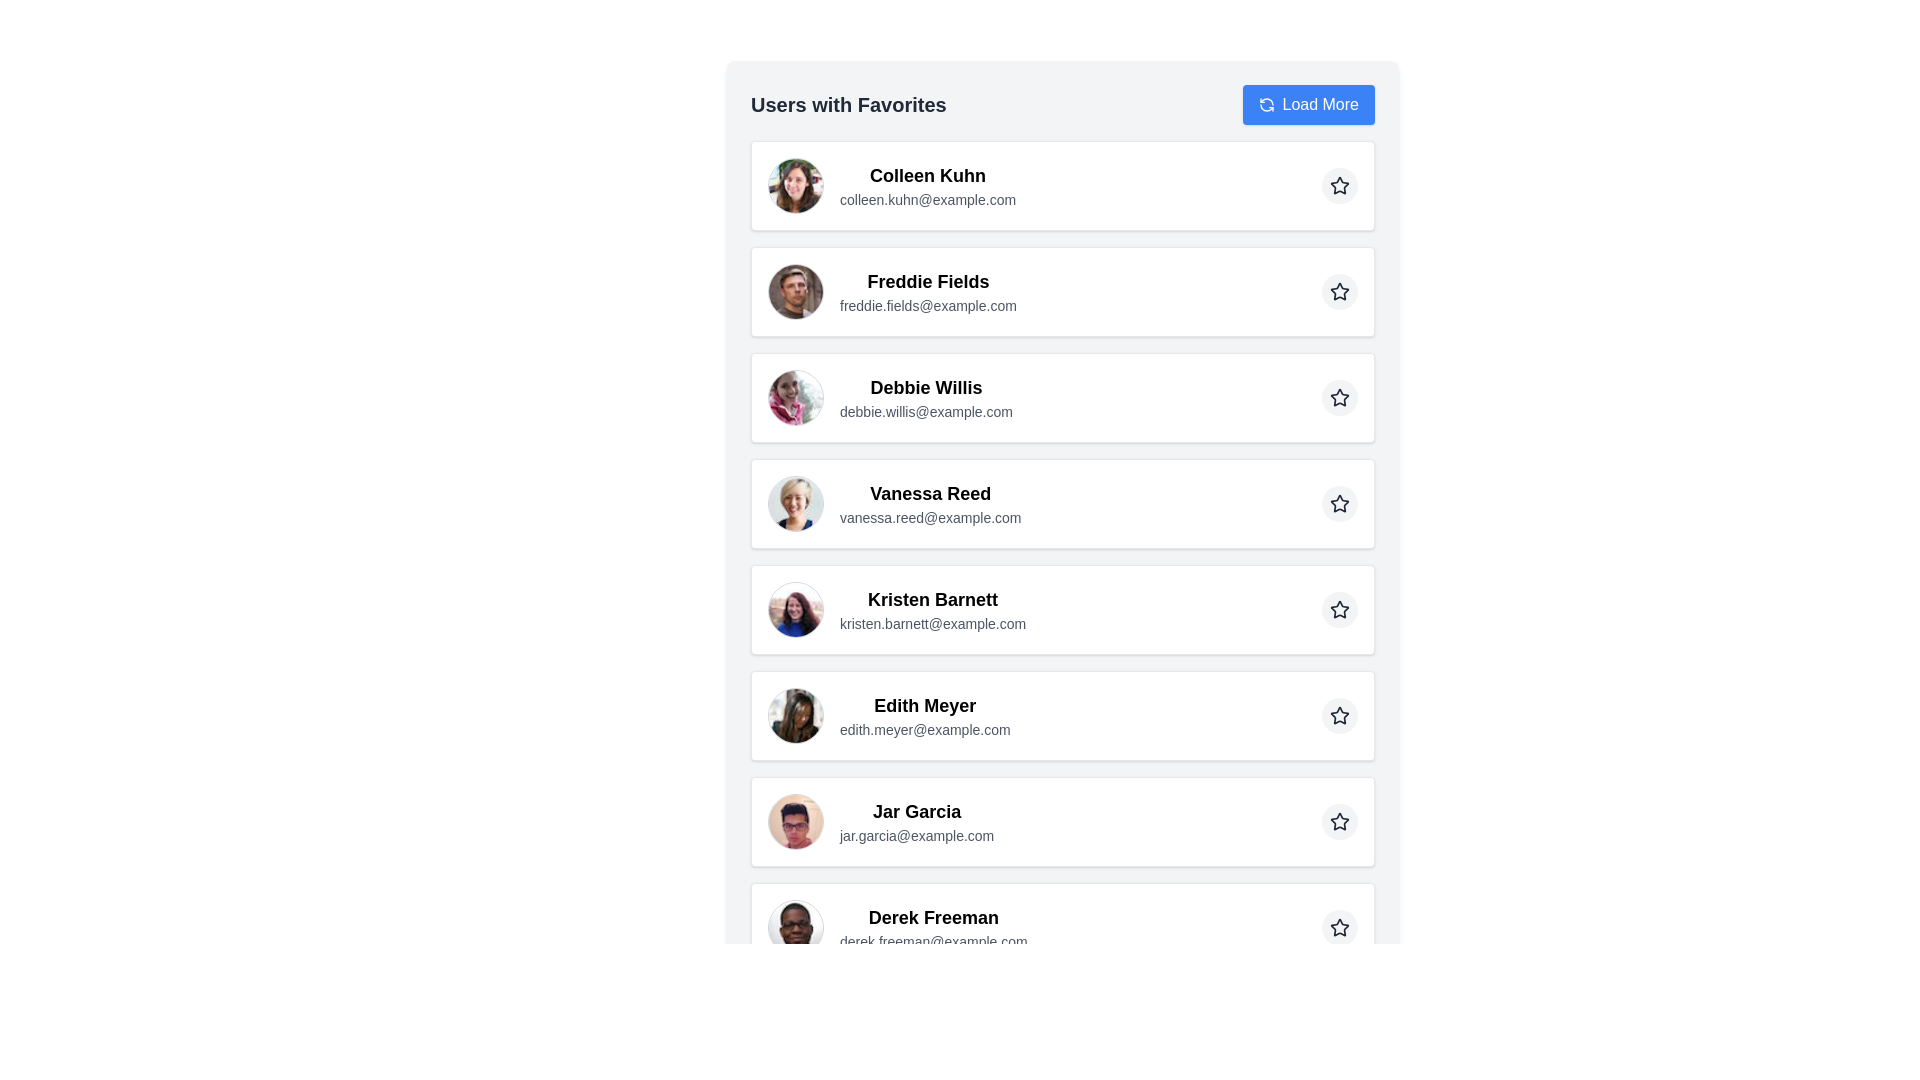 This screenshot has height=1080, width=1920. I want to click on the profile picture of the user displayed on the profile card, which is the fifth item in the 'Users with Favorites' list, so click(1061, 608).